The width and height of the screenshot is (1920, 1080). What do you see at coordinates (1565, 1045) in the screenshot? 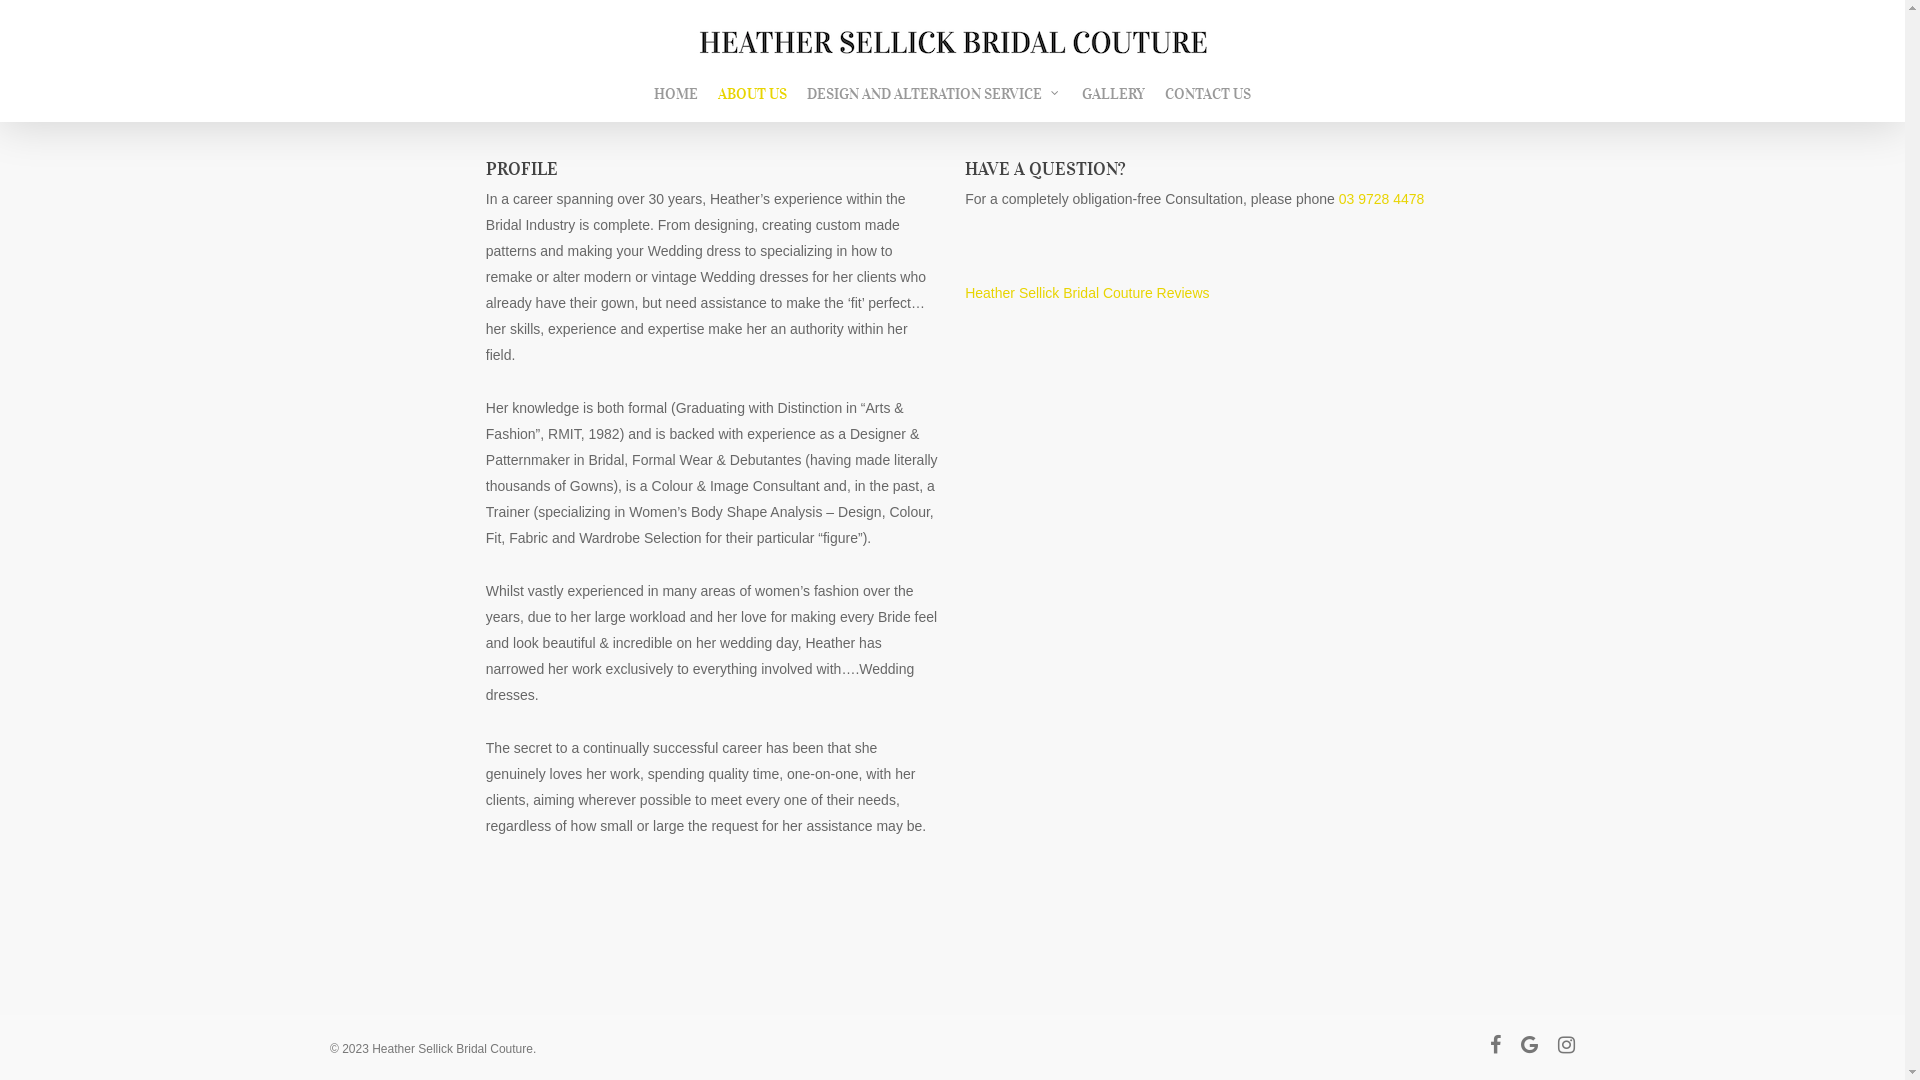
I see `'instagram'` at bounding box center [1565, 1045].